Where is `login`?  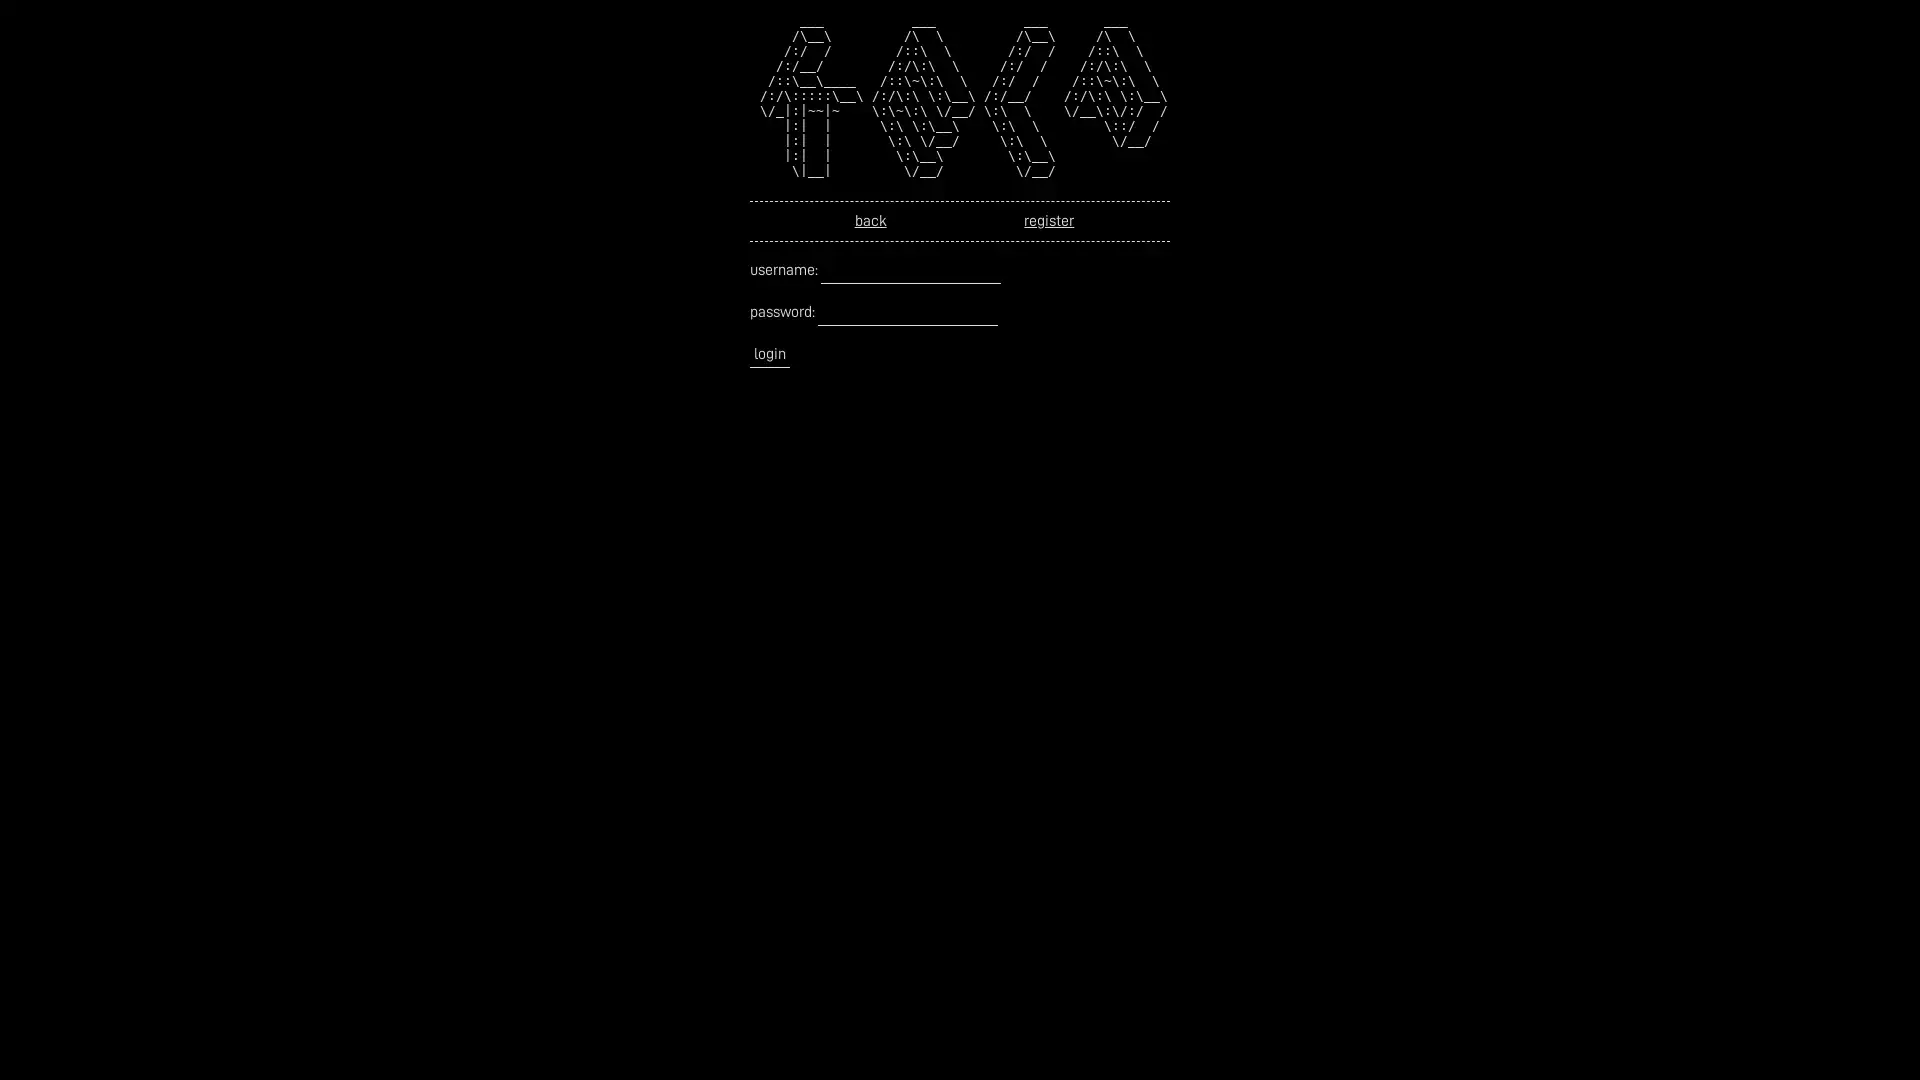
login is located at coordinates (768, 353).